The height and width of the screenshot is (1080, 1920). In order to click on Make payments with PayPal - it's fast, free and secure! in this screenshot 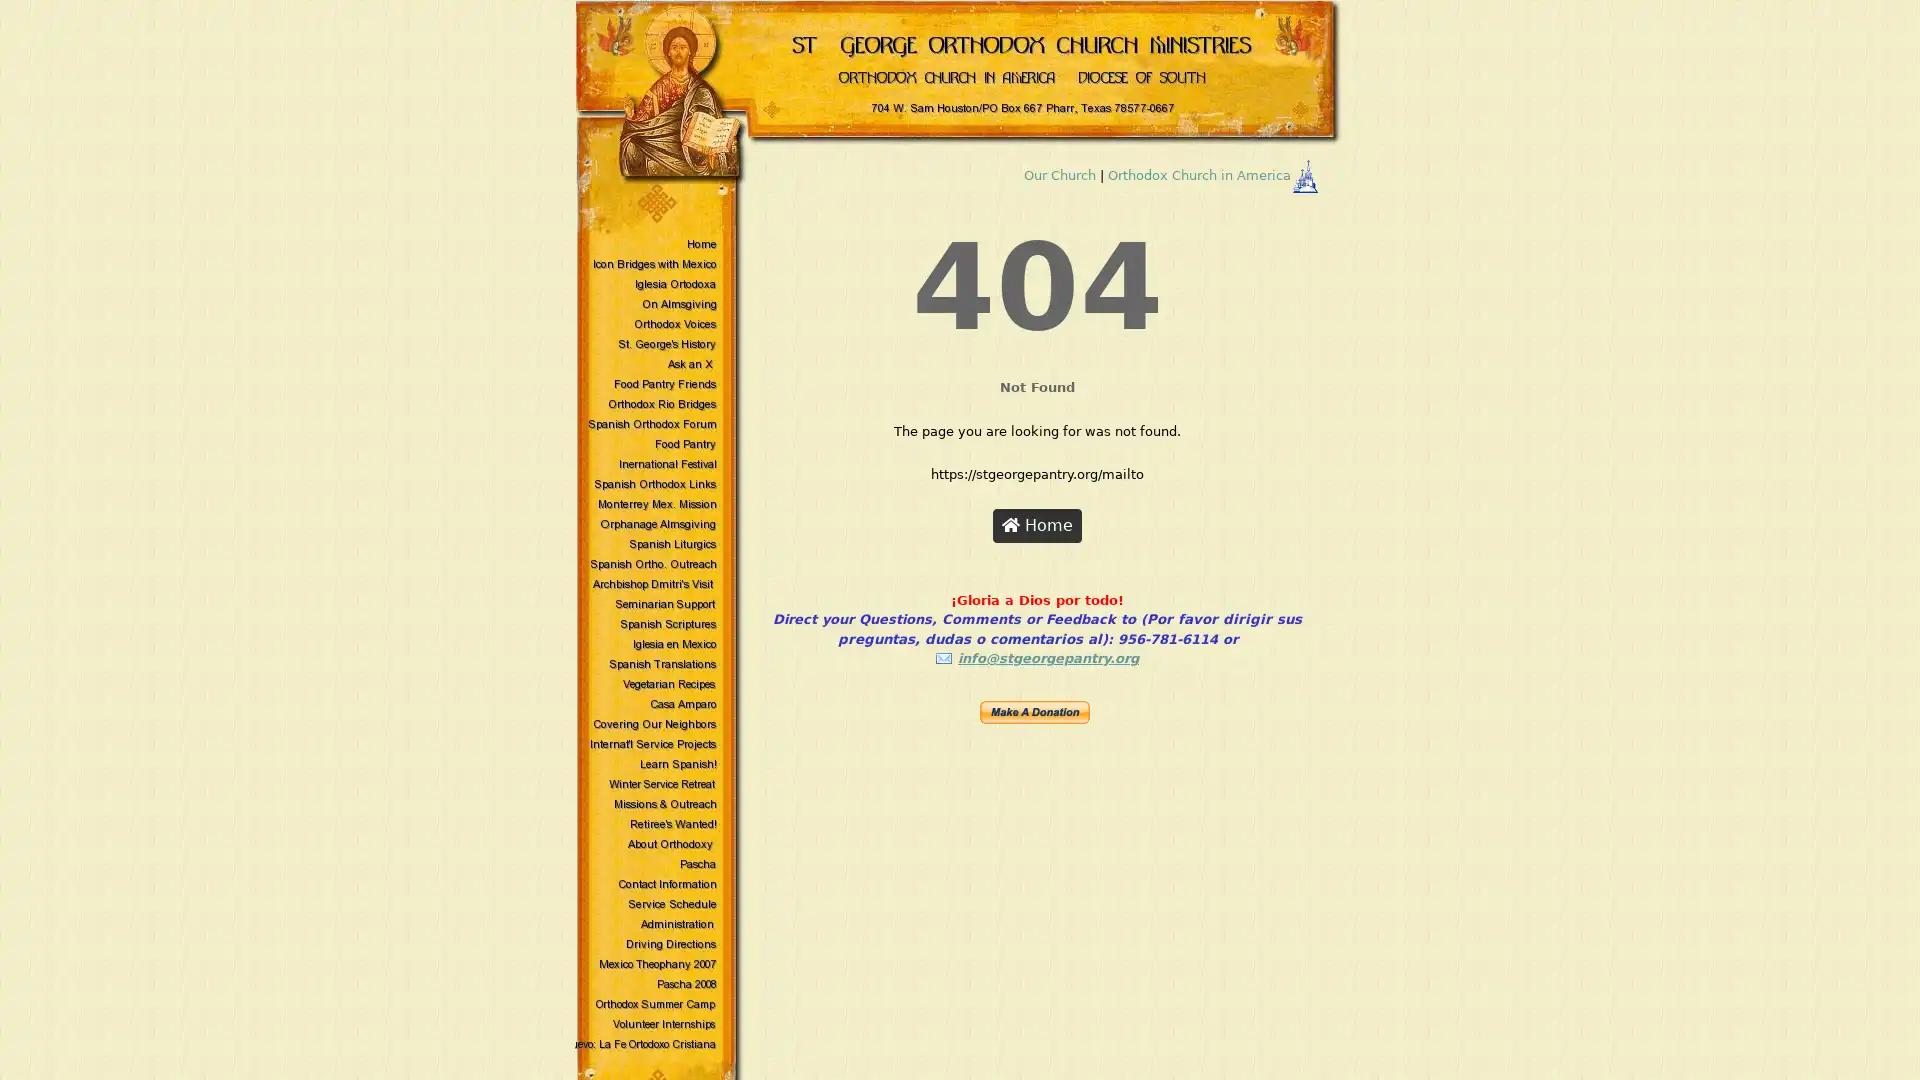, I will do `click(1035, 711)`.